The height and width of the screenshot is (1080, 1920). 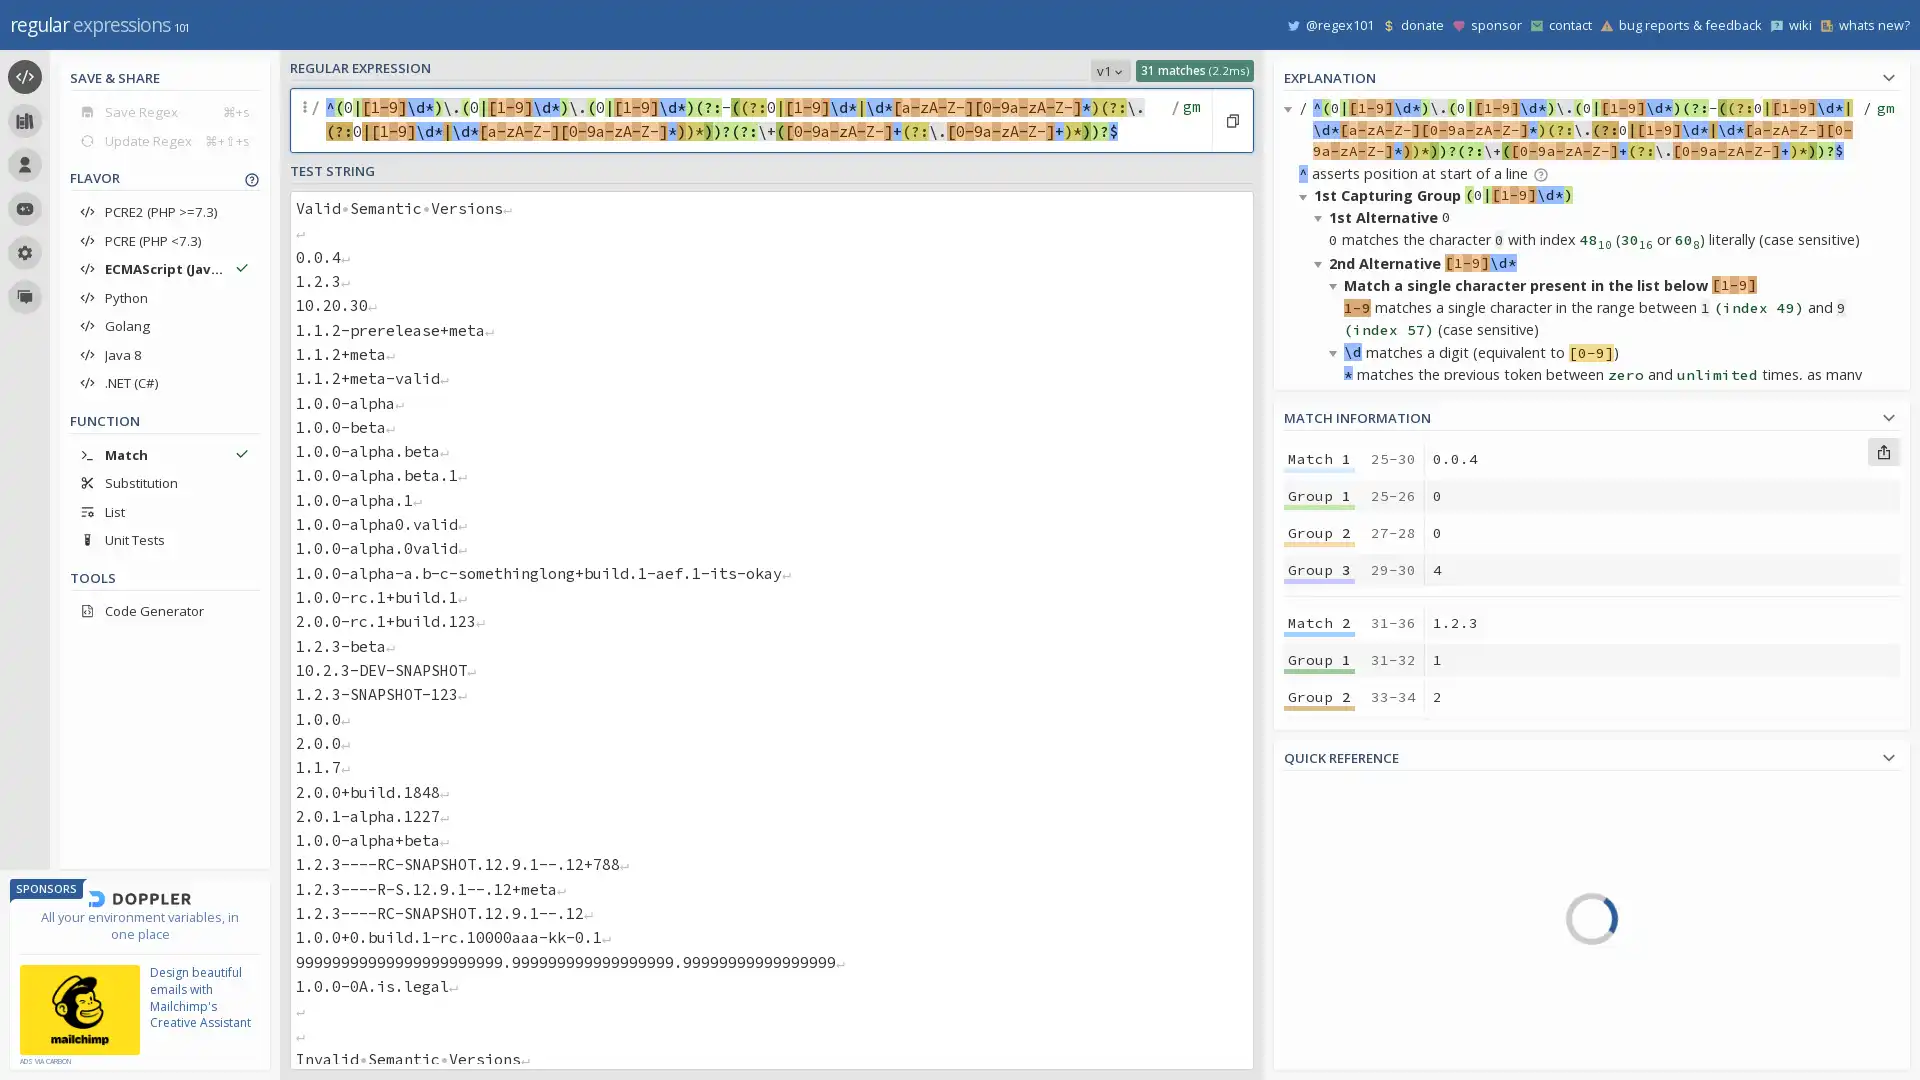 I want to click on Save Regex +s, so click(x=164, y=111).